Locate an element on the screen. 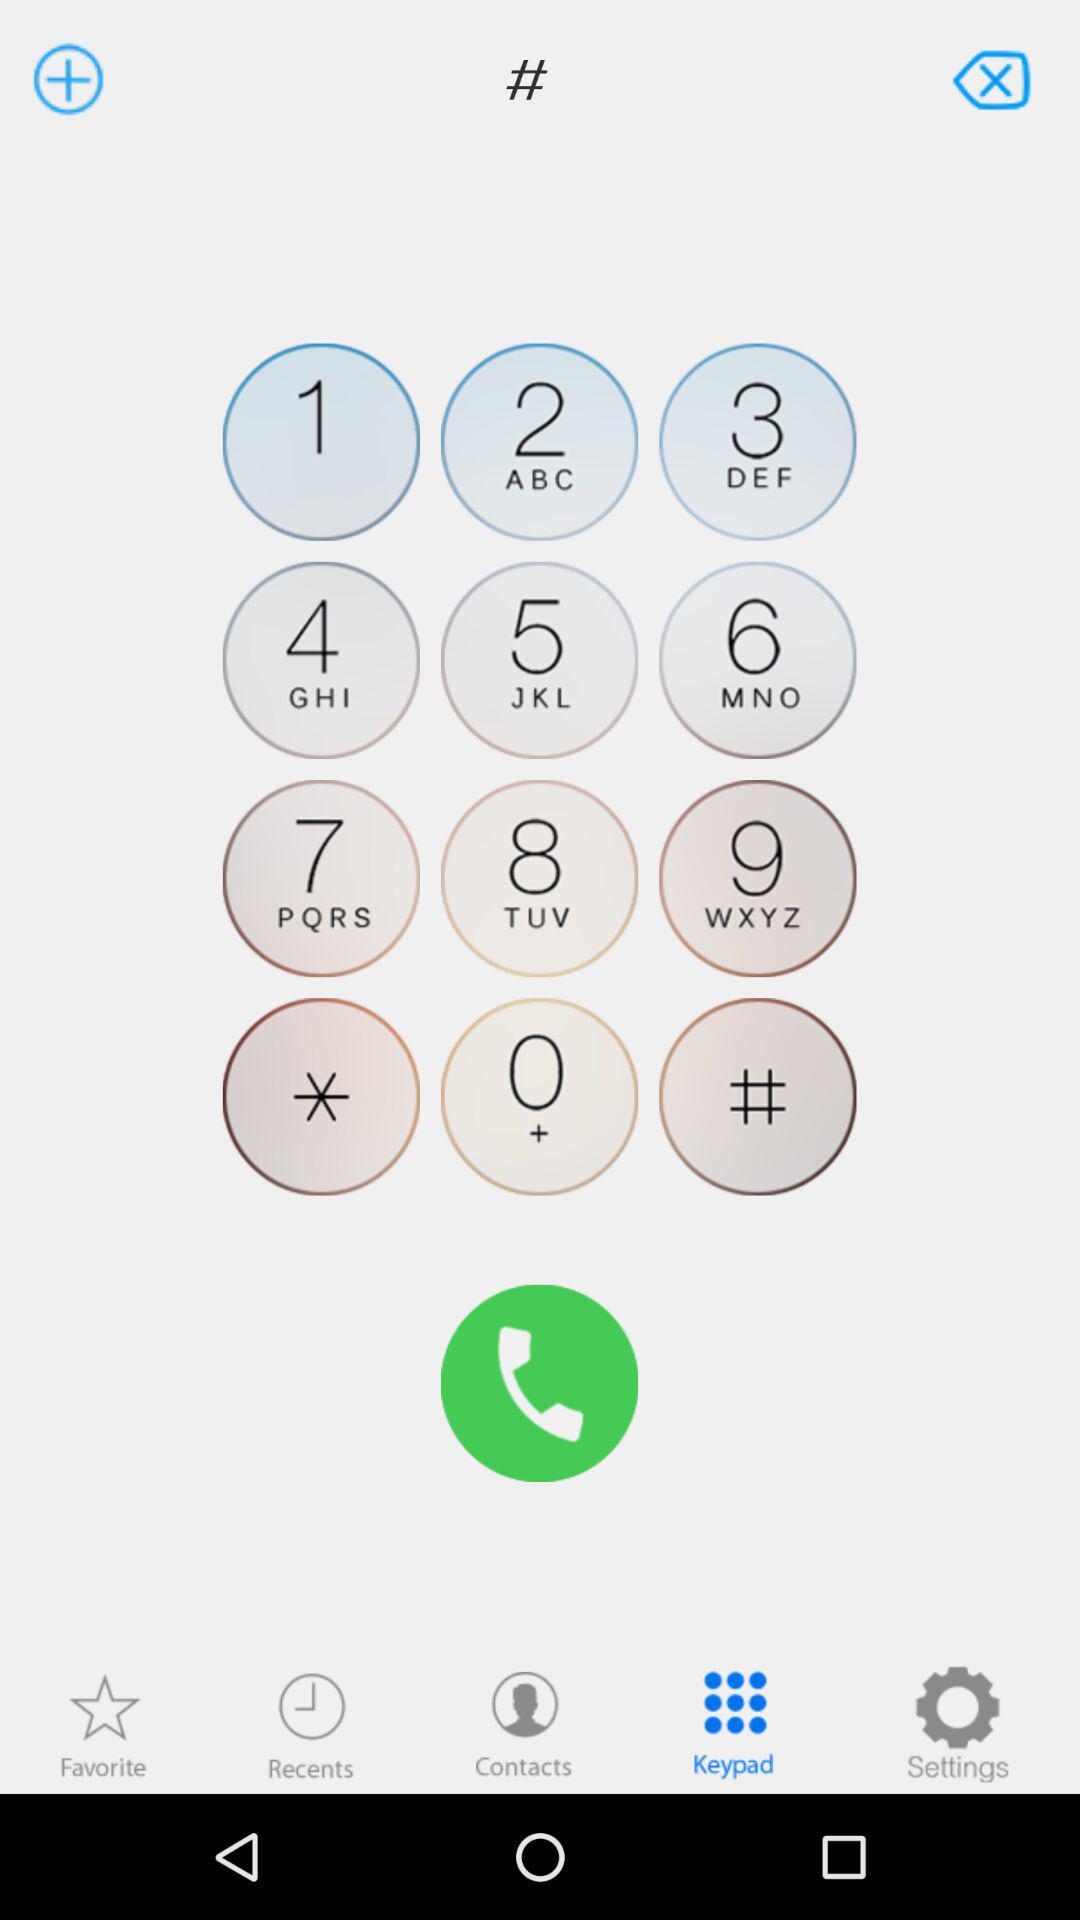  the add icon is located at coordinates (71, 83).